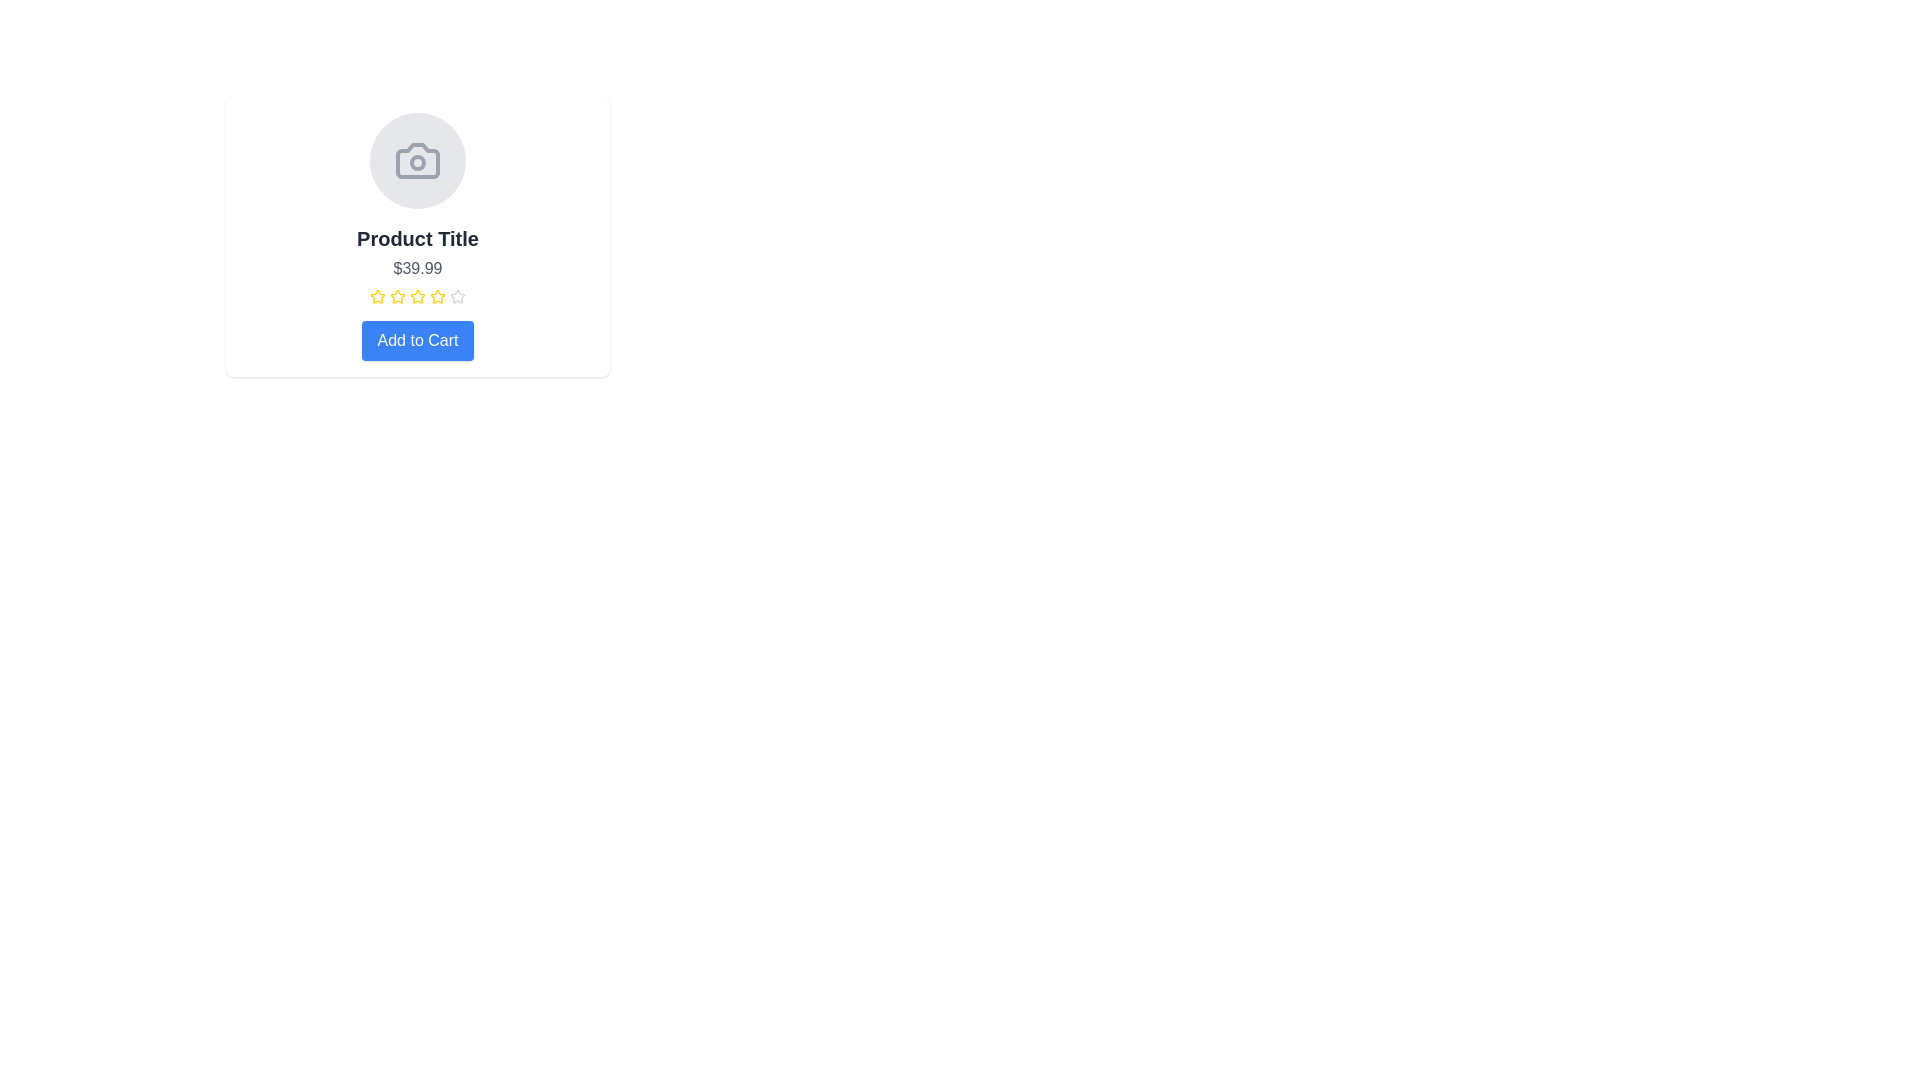 The width and height of the screenshot is (1920, 1080). What do you see at coordinates (398, 297) in the screenshot?
I see `the third star icon, which is yellow and part of a rating interface, located in the middle of the product details UI component` at bounding box center [398, 297].